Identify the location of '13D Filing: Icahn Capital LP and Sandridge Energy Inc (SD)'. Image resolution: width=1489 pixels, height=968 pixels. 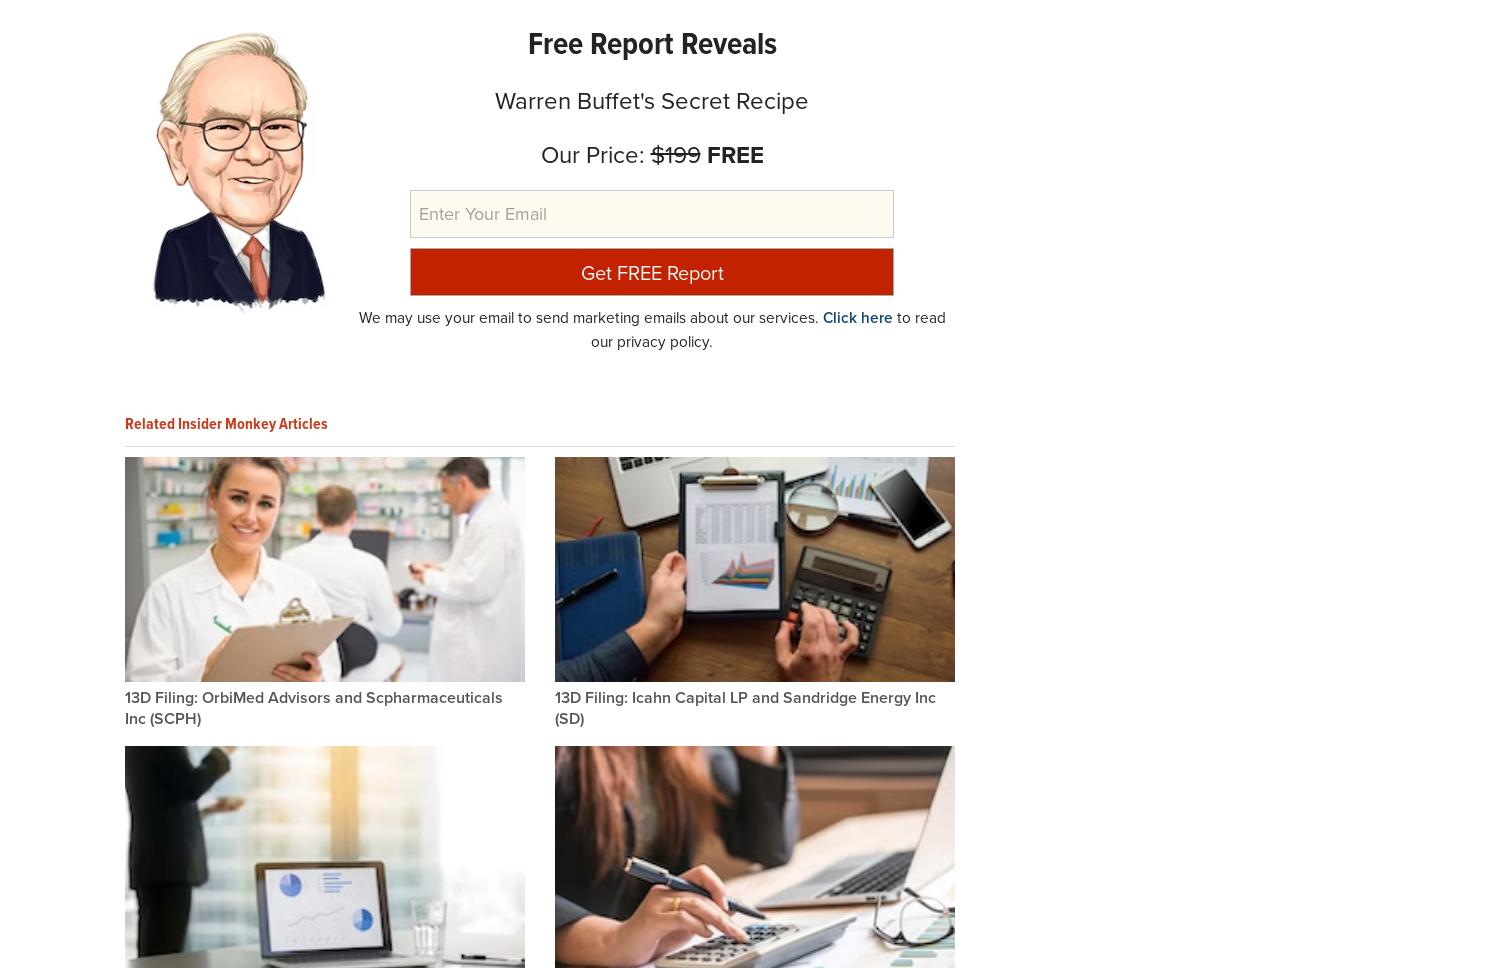
(743, 706).